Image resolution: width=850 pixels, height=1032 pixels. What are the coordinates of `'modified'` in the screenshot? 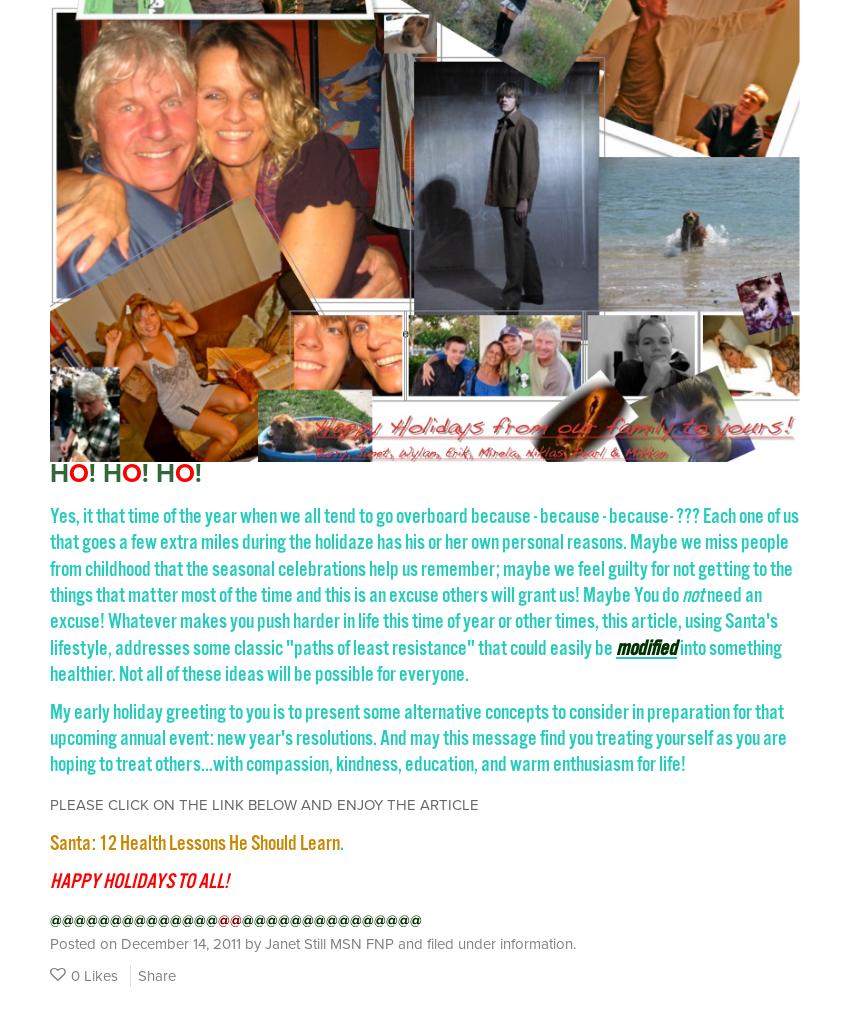 It's located at (646, 646).